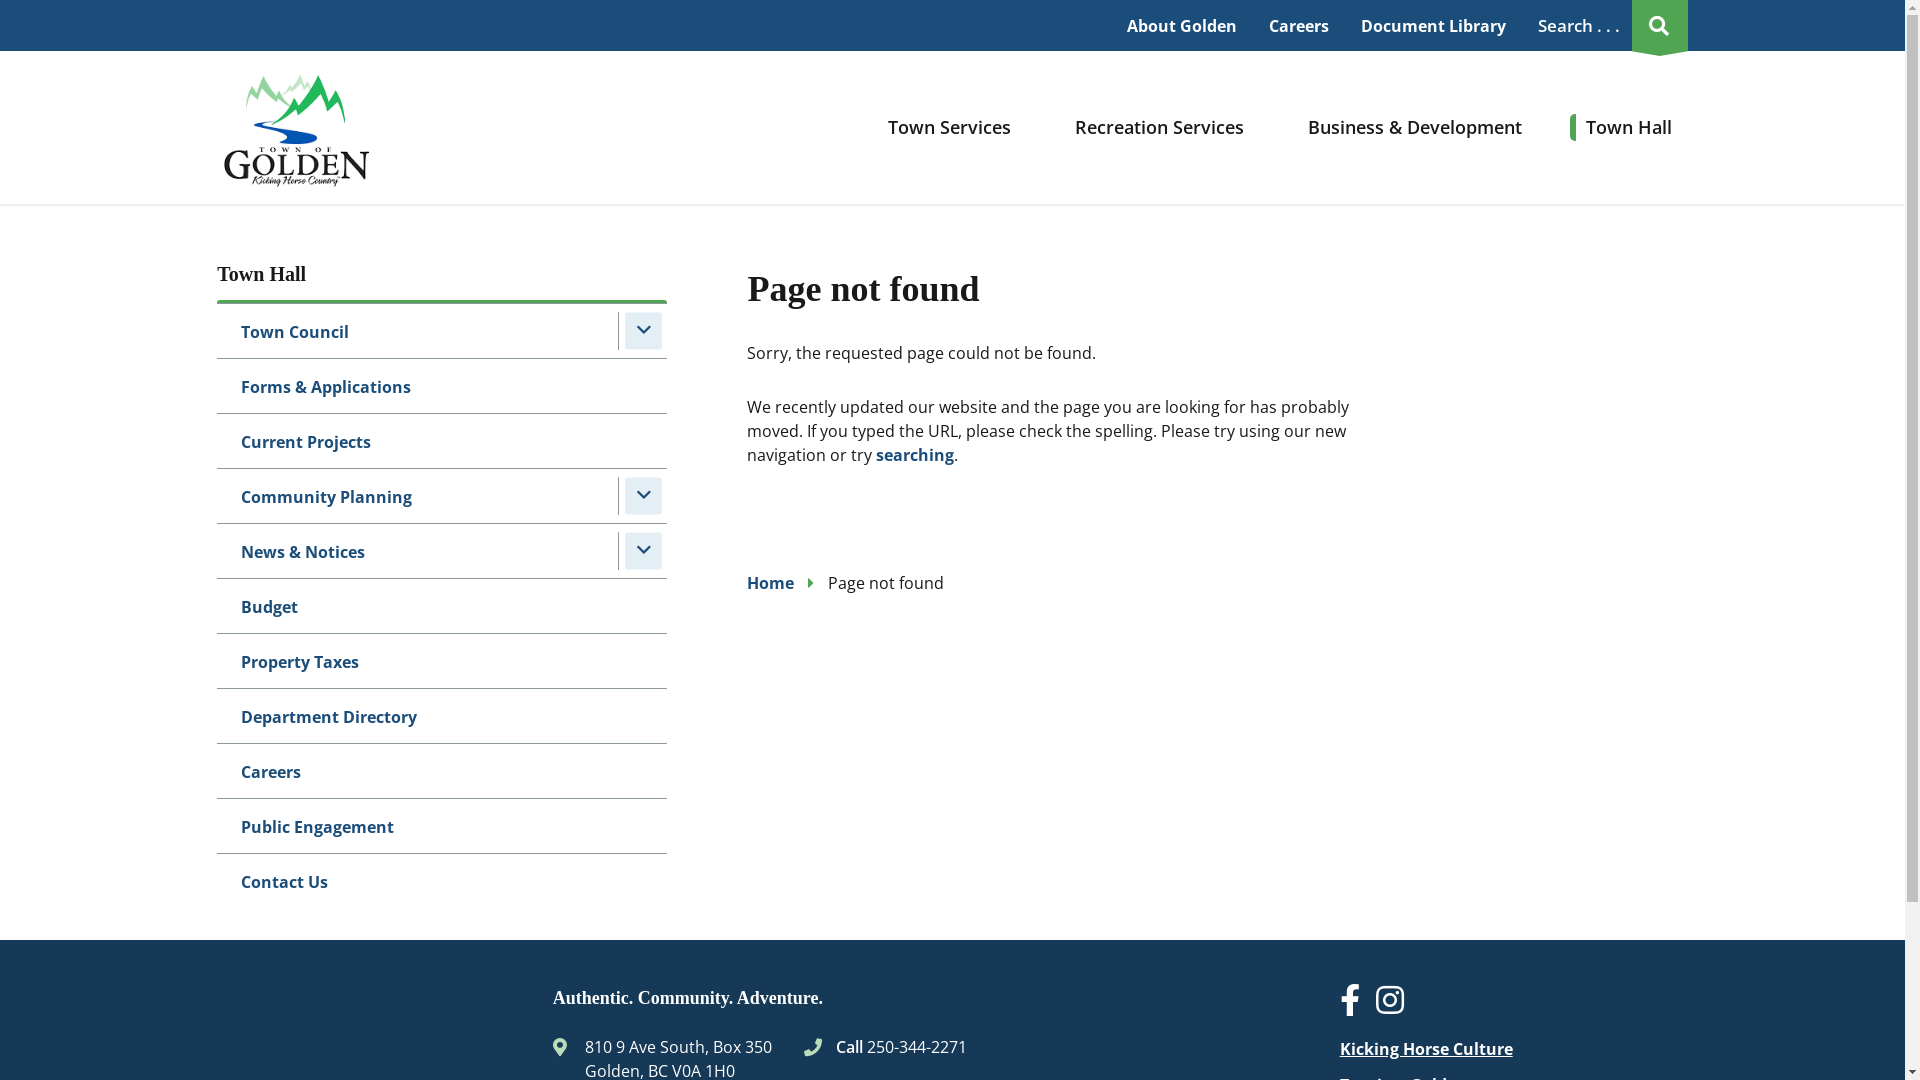 The image size is (1920, 1080). What do you see at coordinates (914, 455) in the screenshot?
I see `'searching'` at bounding box center [914, 455].